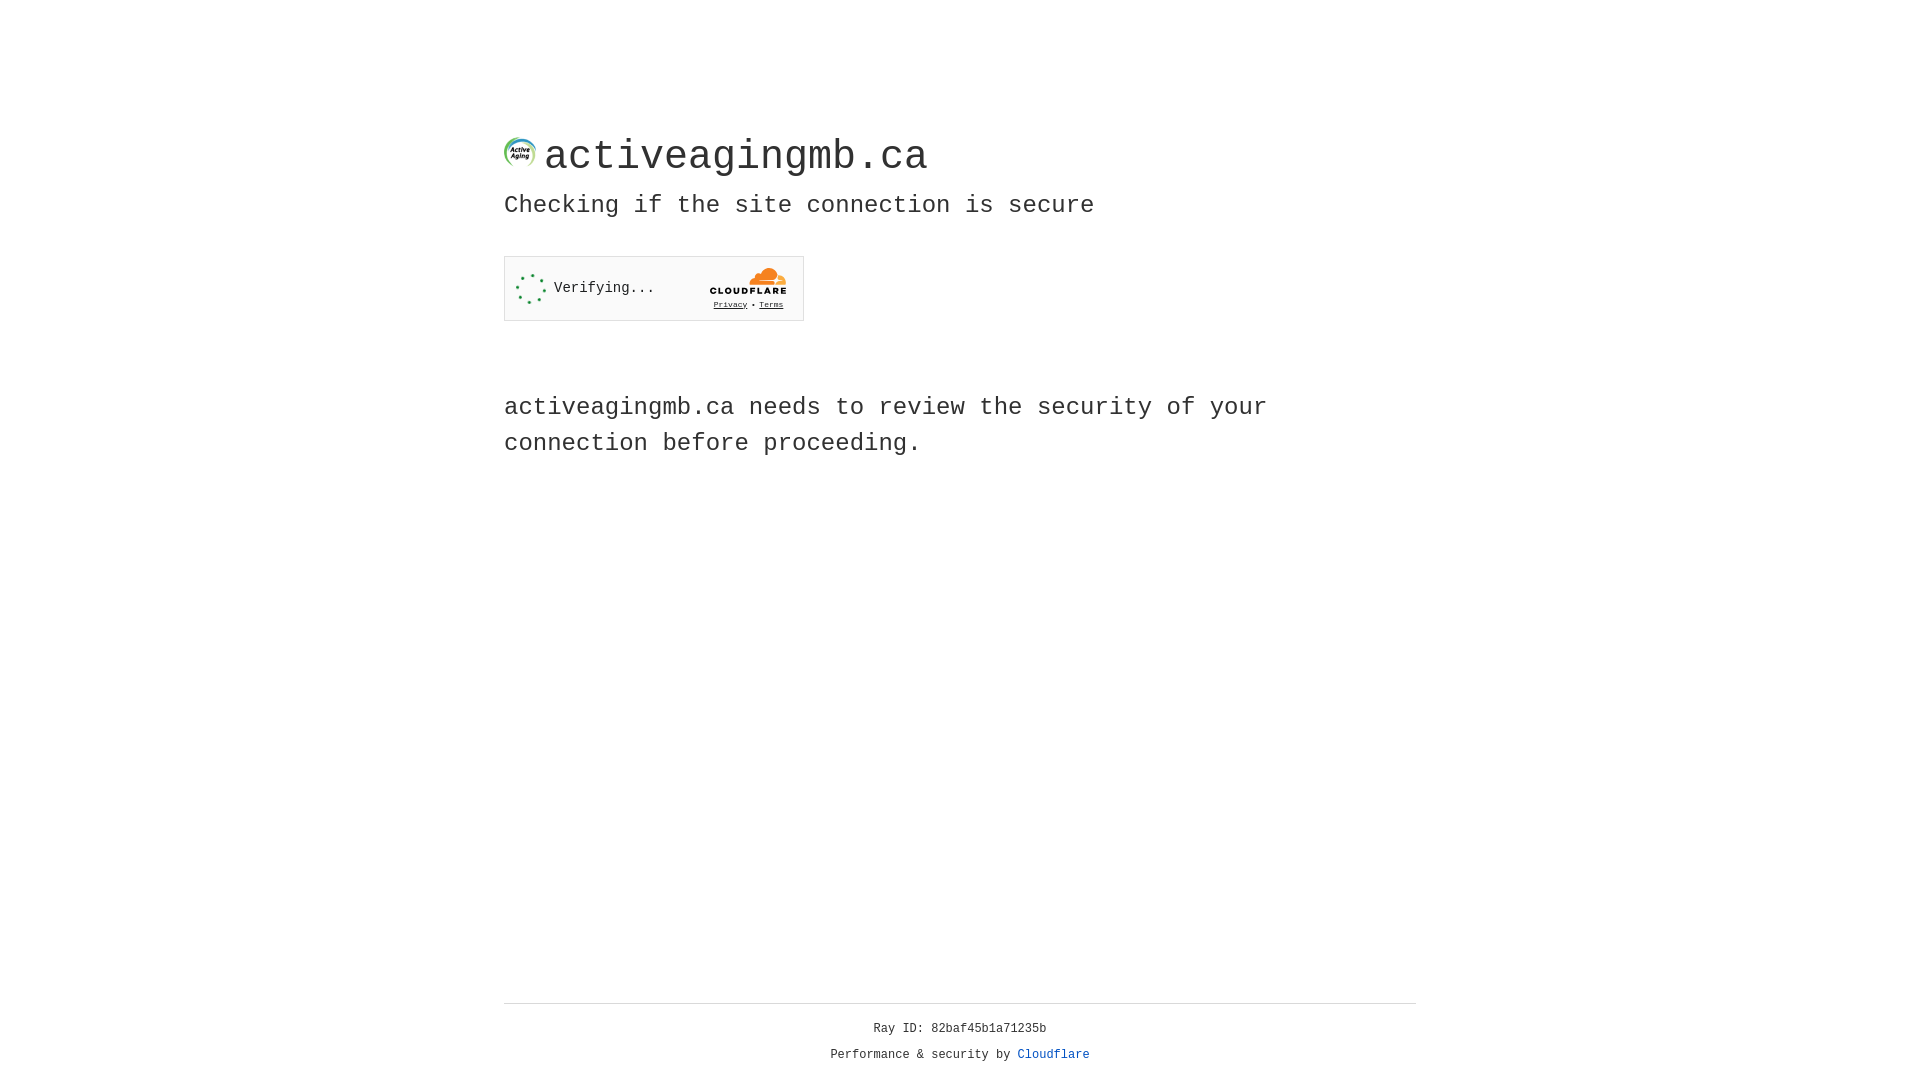  What do you see at coordinates (653, 288) in the screenshot?
I see `'Widget containing a Cloudflare security challenge'` at bounding box center [653, 288].